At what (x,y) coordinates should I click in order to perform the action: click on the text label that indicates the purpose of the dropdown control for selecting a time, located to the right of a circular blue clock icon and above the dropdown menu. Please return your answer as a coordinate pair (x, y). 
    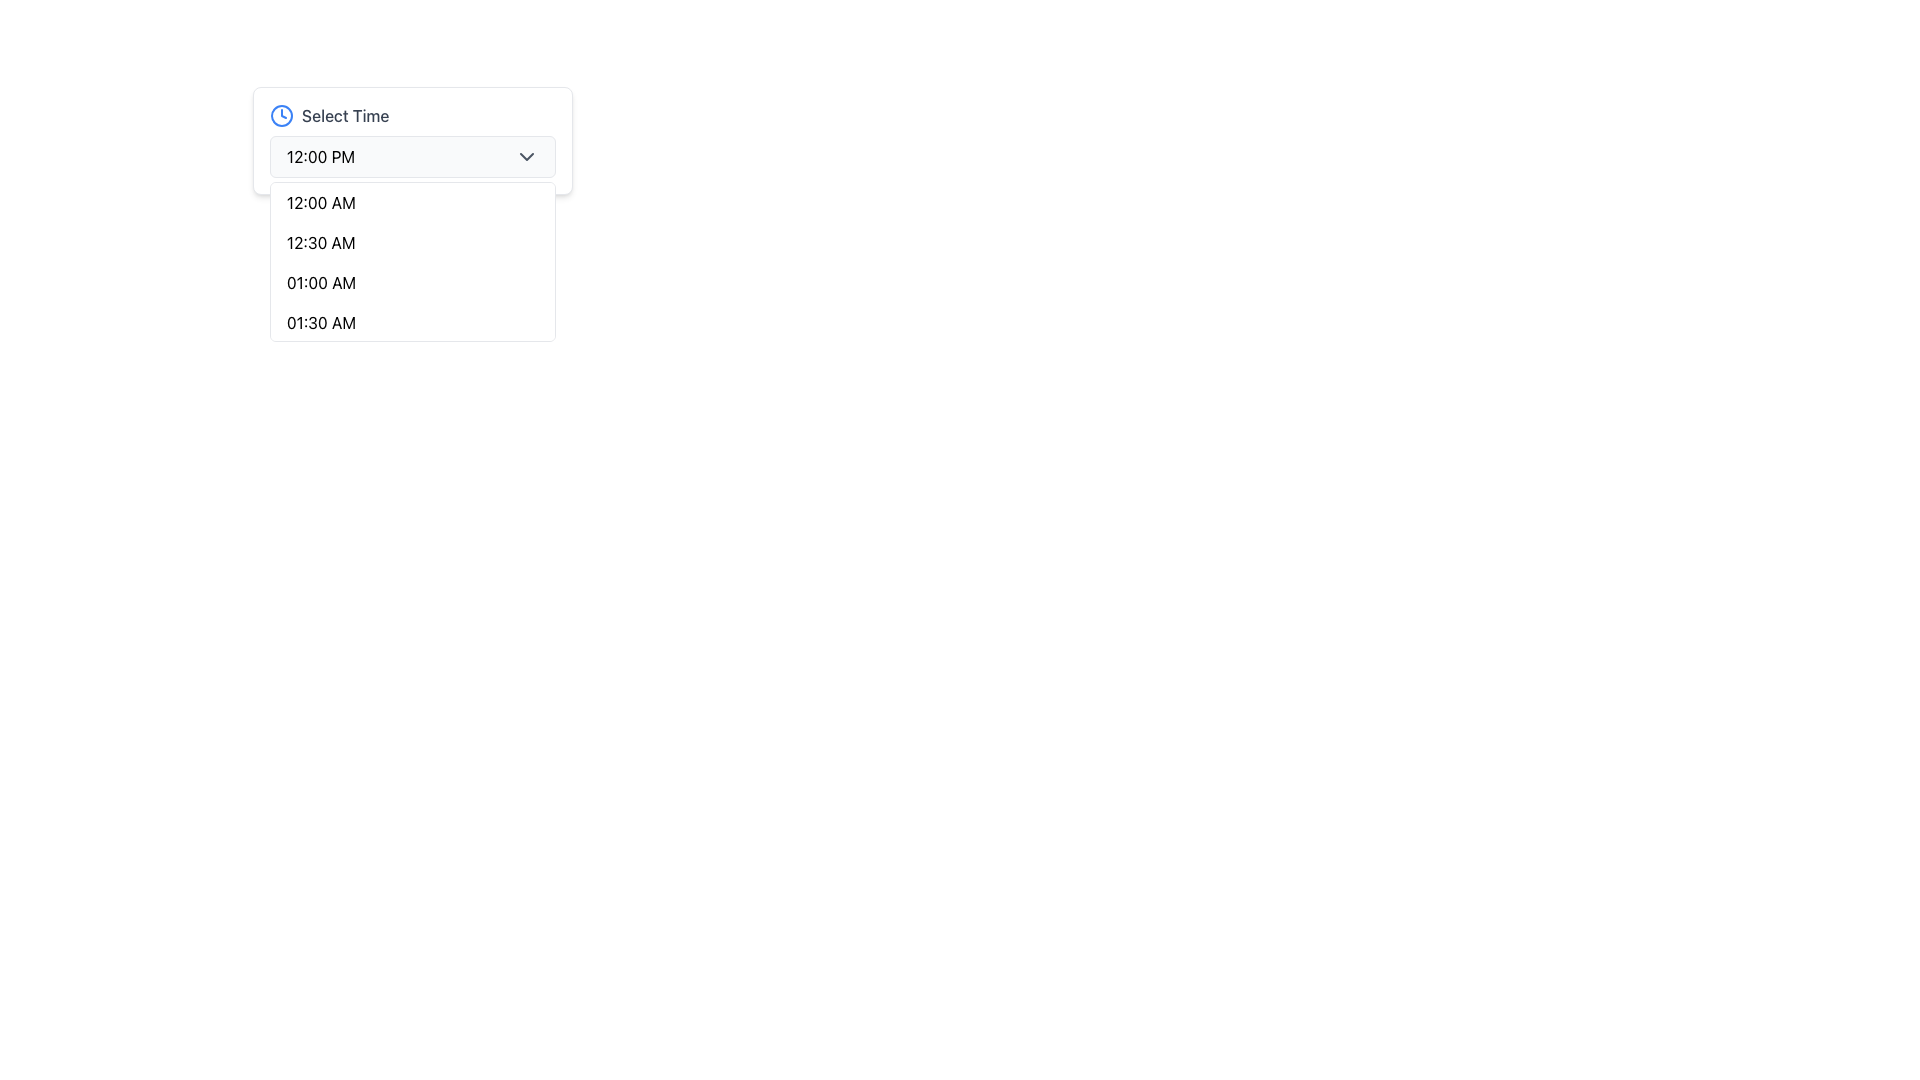
    Looking at the image, I should click on (345, 115).